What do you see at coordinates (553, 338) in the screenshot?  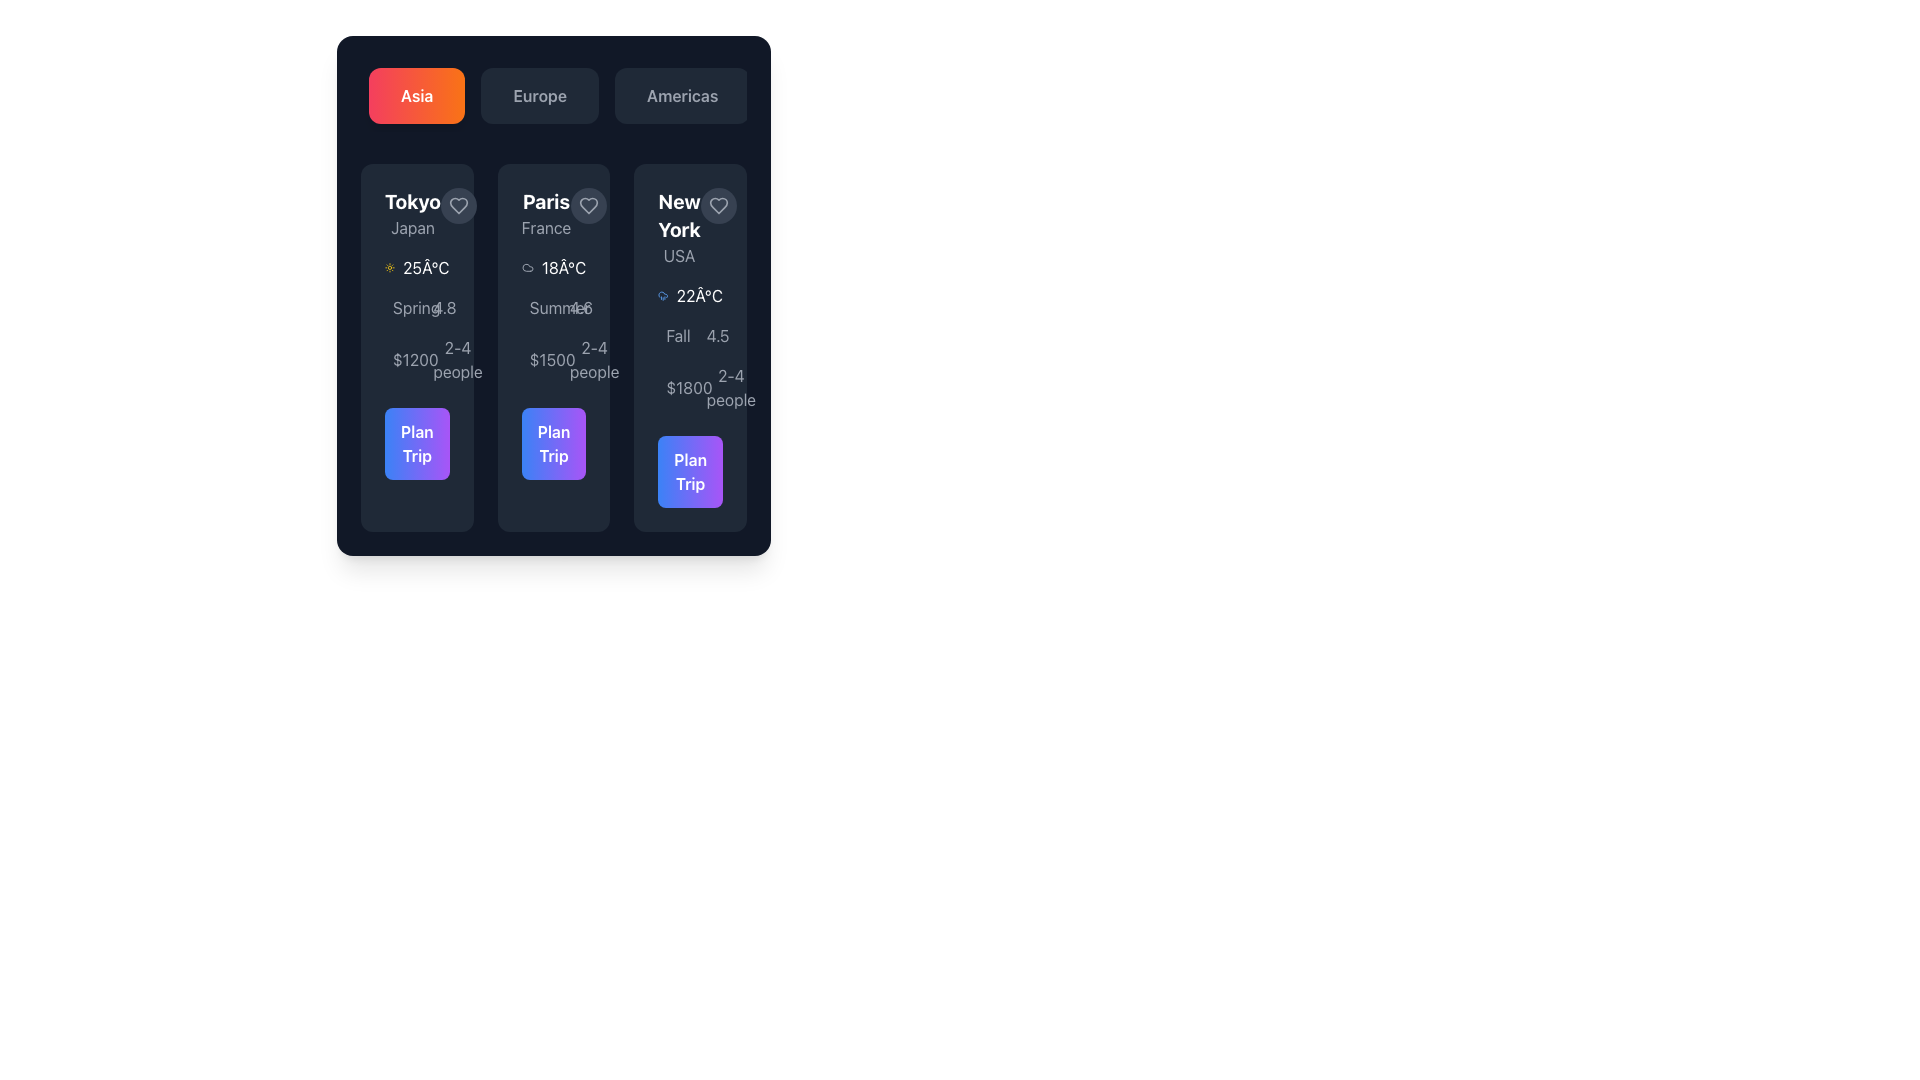 I see `detailed information displayed in the informational component about the travel destination in the Paris section, located below the temperature '18°C' and above the 'Plan Trip' button` at bounding box center [553, 338].